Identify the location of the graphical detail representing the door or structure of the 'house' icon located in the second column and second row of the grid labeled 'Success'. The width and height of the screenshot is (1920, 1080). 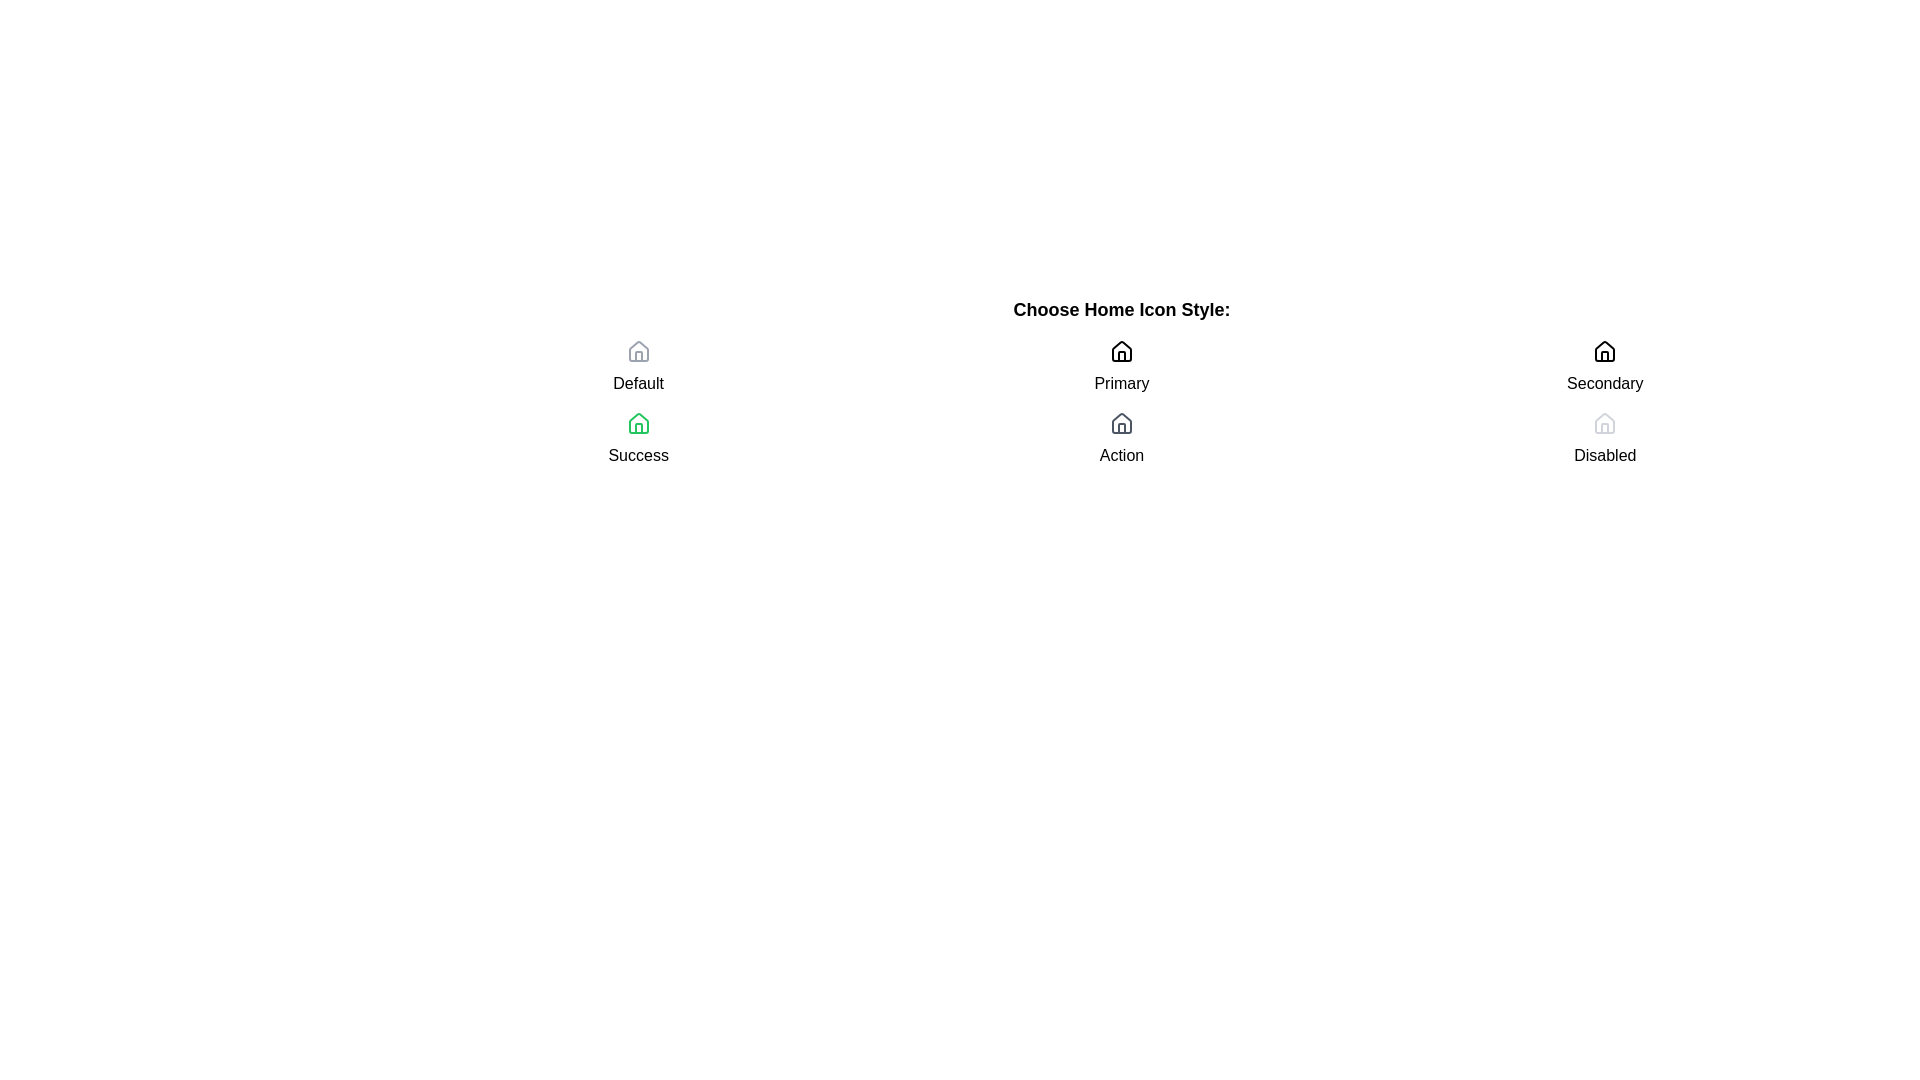
(637, 427).